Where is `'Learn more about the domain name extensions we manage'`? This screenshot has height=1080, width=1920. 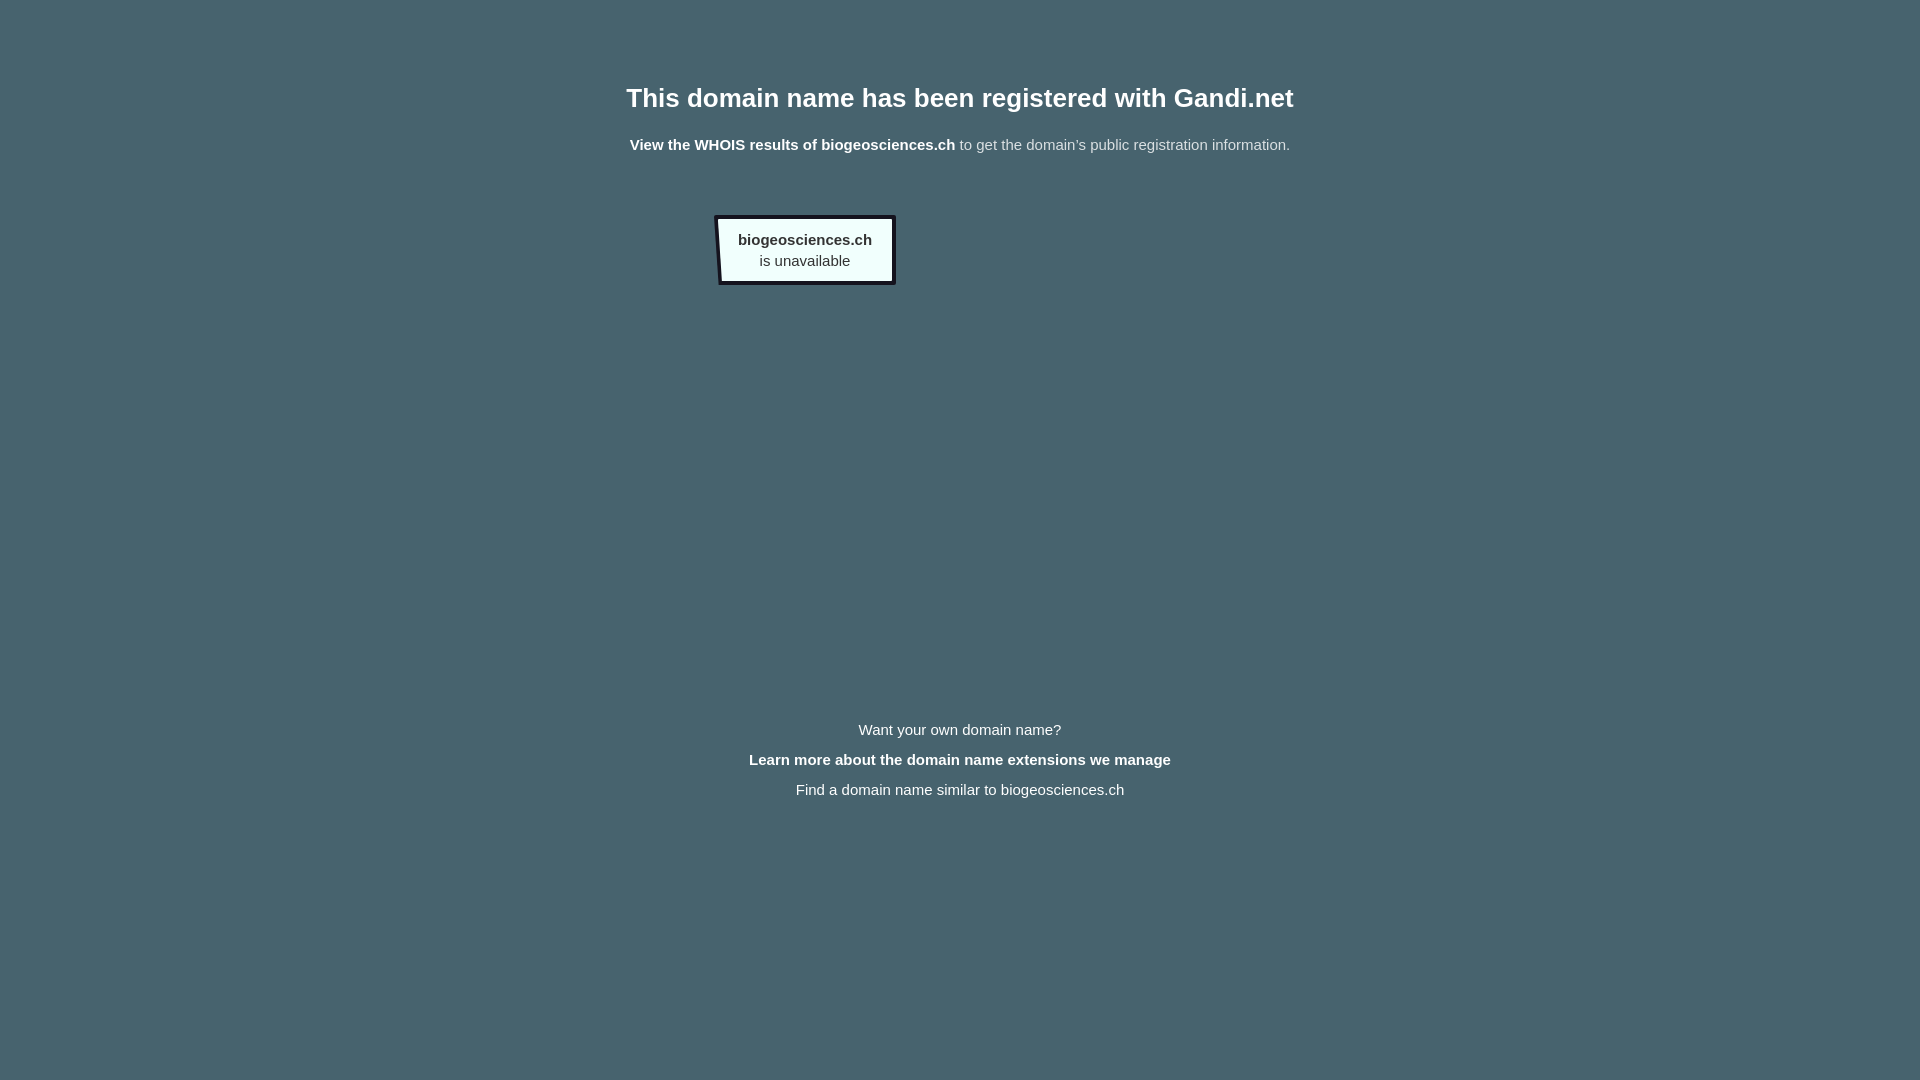
'Learn more about the domain name extensions we manage' is located at coordinates (960, 759).